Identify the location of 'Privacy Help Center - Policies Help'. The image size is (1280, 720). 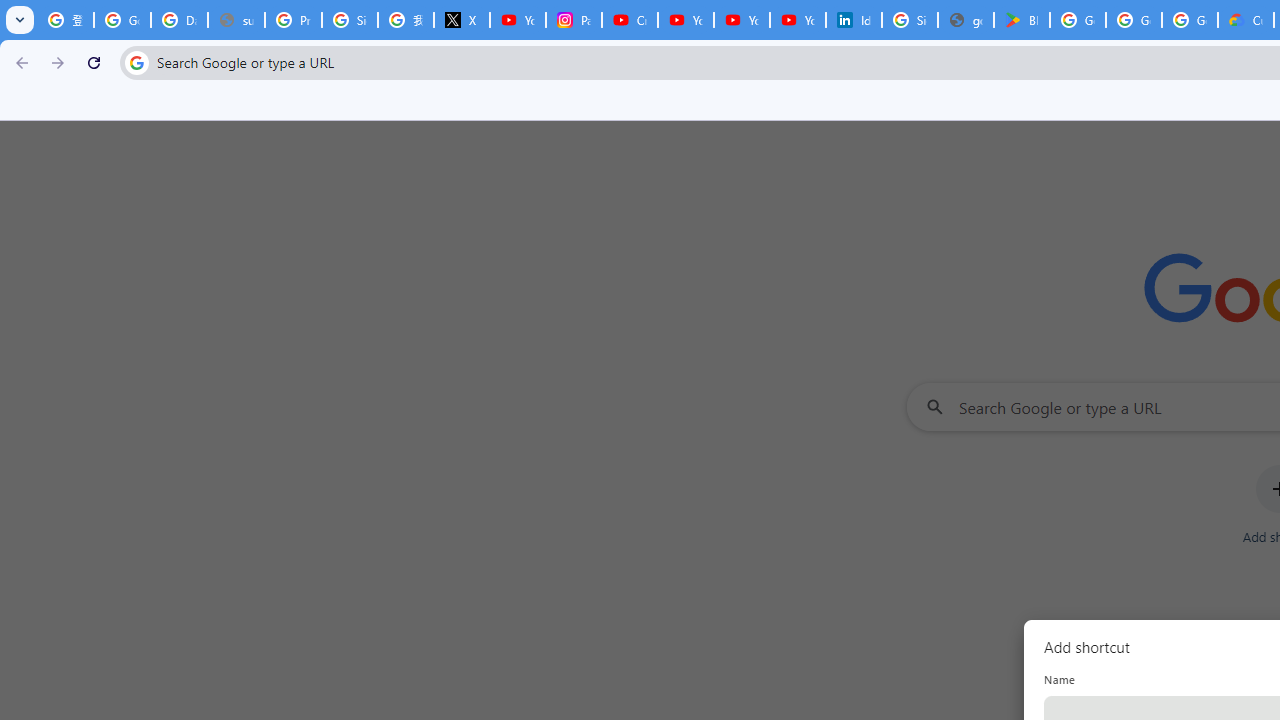
(292, 20).